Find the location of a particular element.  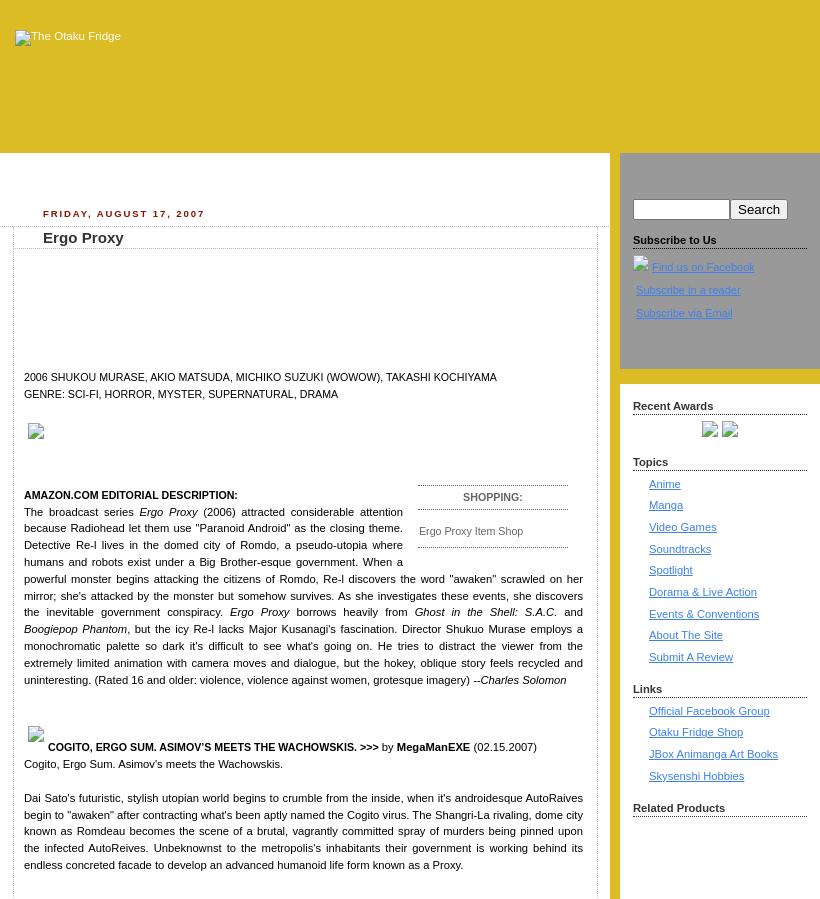

'Related Products' is located at coordinates (678, 807).